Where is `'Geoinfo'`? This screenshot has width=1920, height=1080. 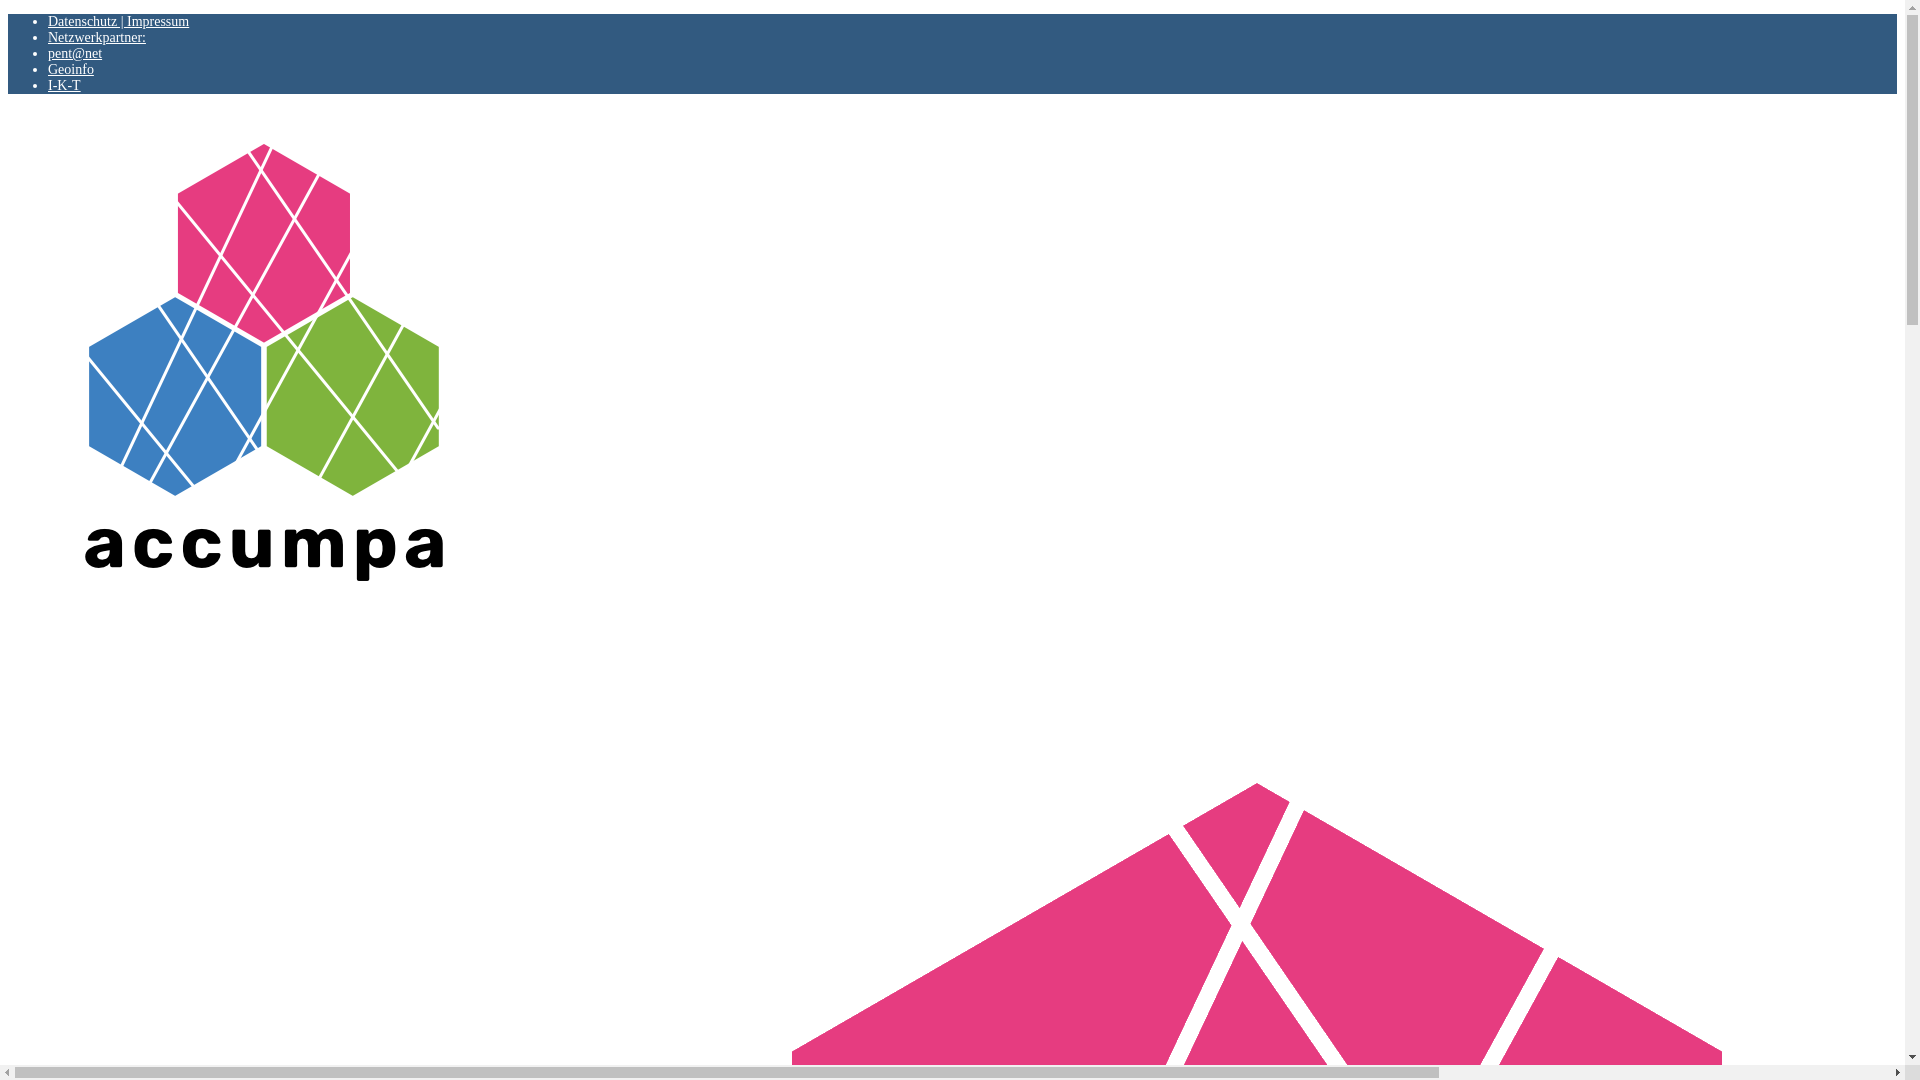
'Geoinfo' is located at coordinates (71, 68).